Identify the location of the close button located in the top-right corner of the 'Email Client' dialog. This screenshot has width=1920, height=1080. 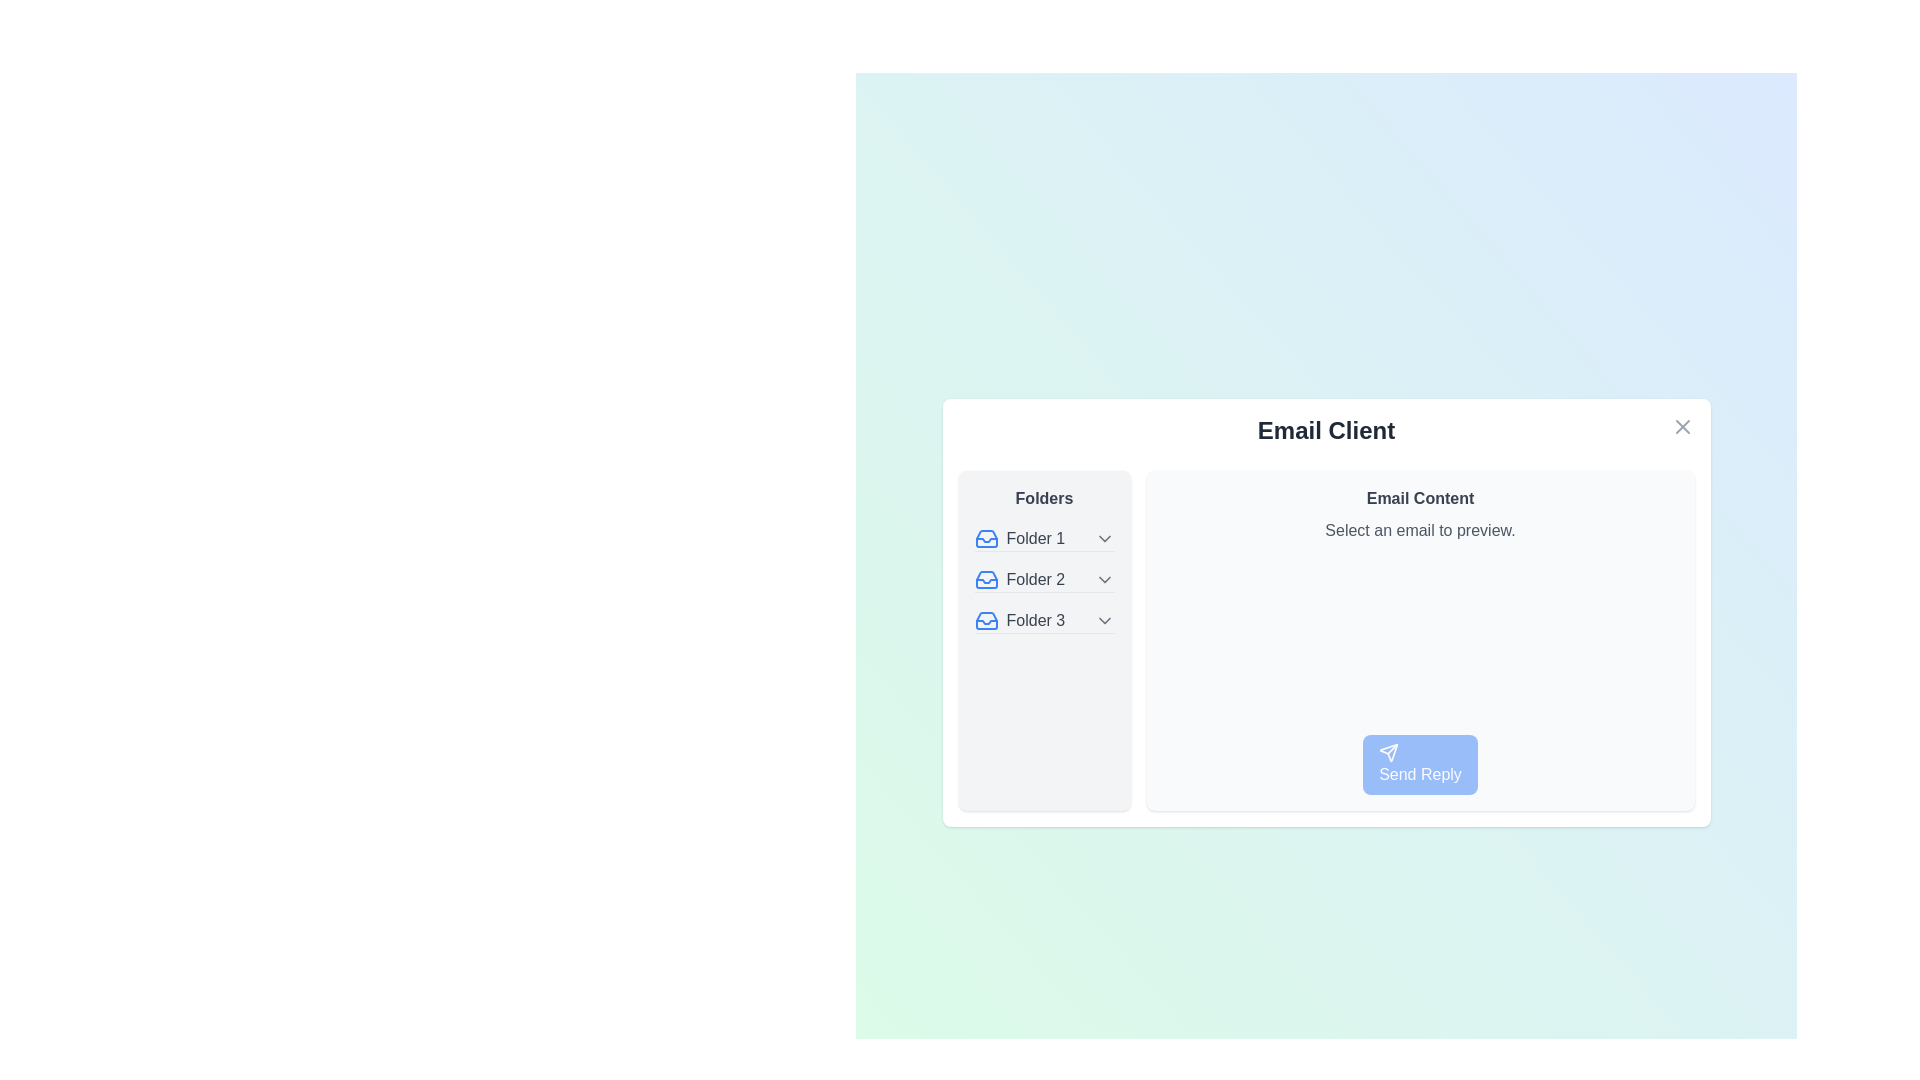
(1681, 426).